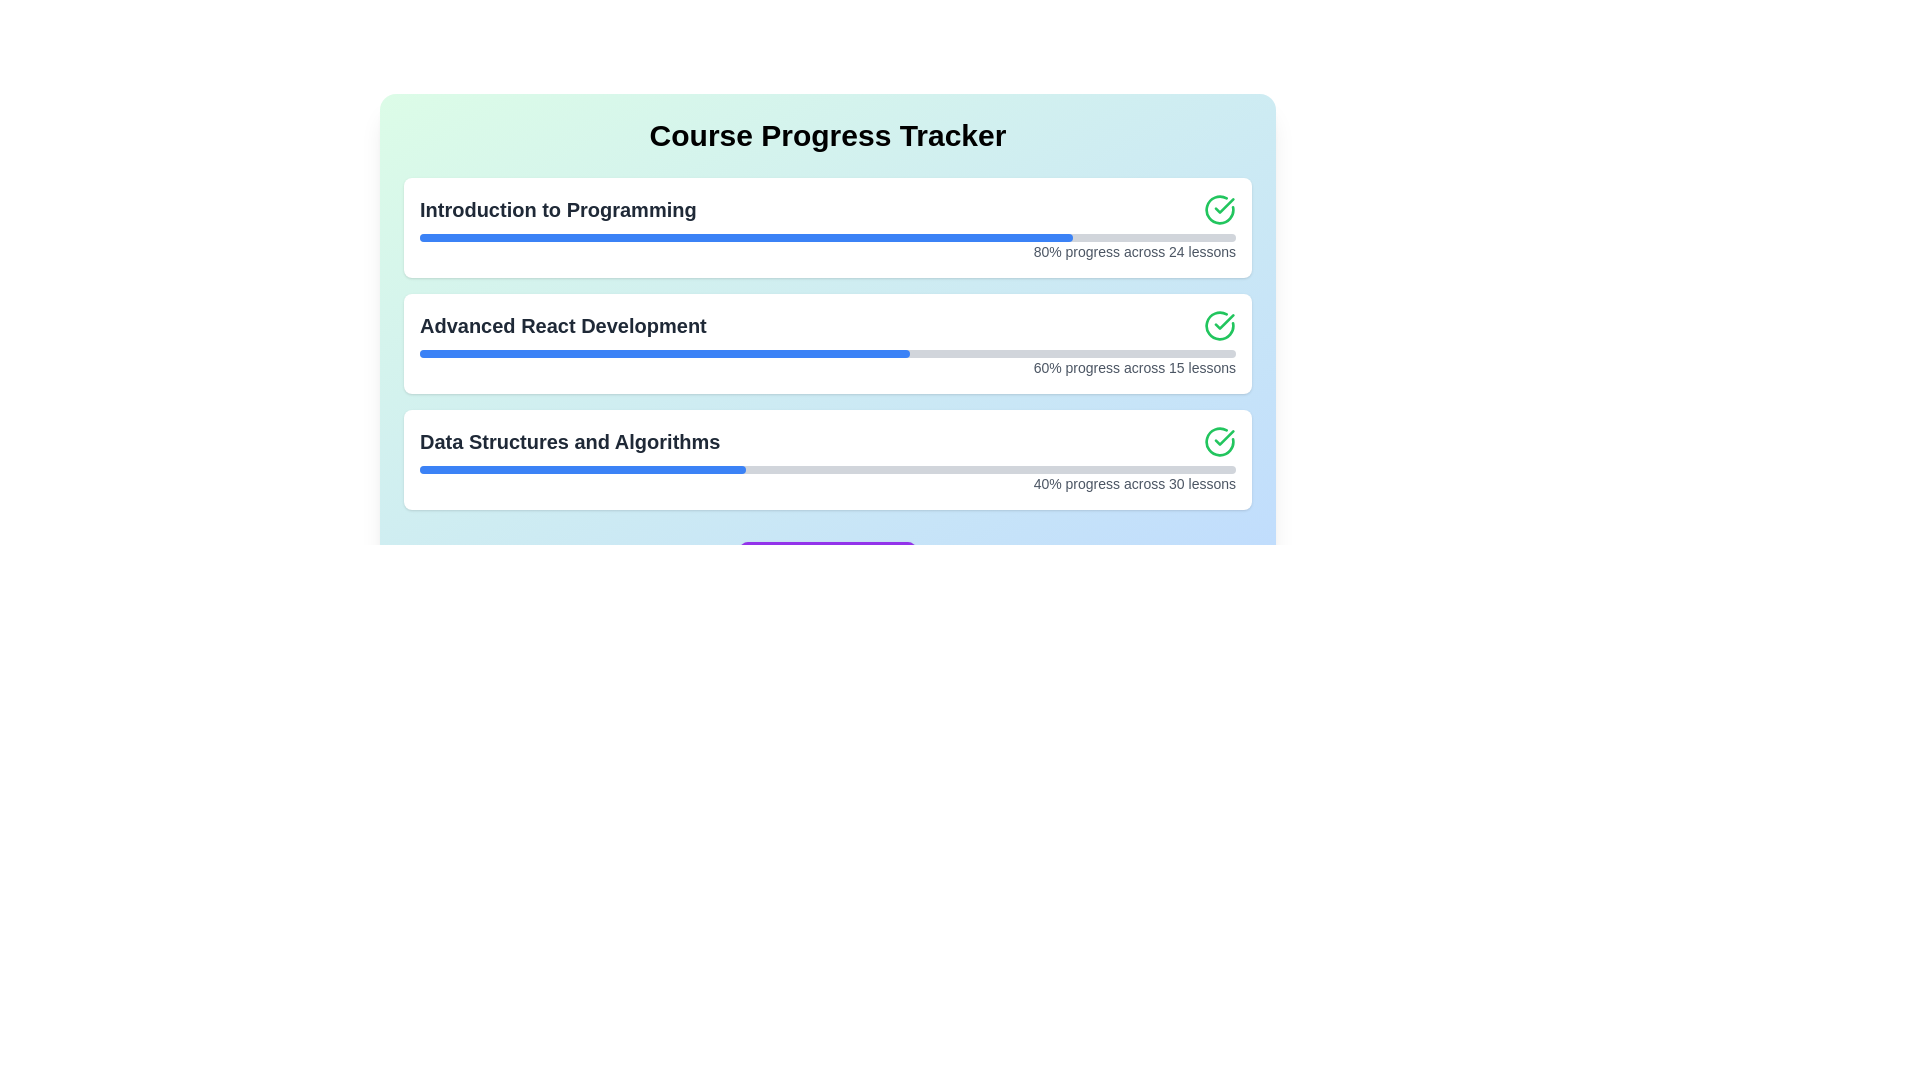  What do you see at coordinates (828, 353) in the screenshot?
I see `the progress bar indicating 60% completion for the 'Advanced React Development' course, located below its title and above the progress text` at bounding box center [828, 353].